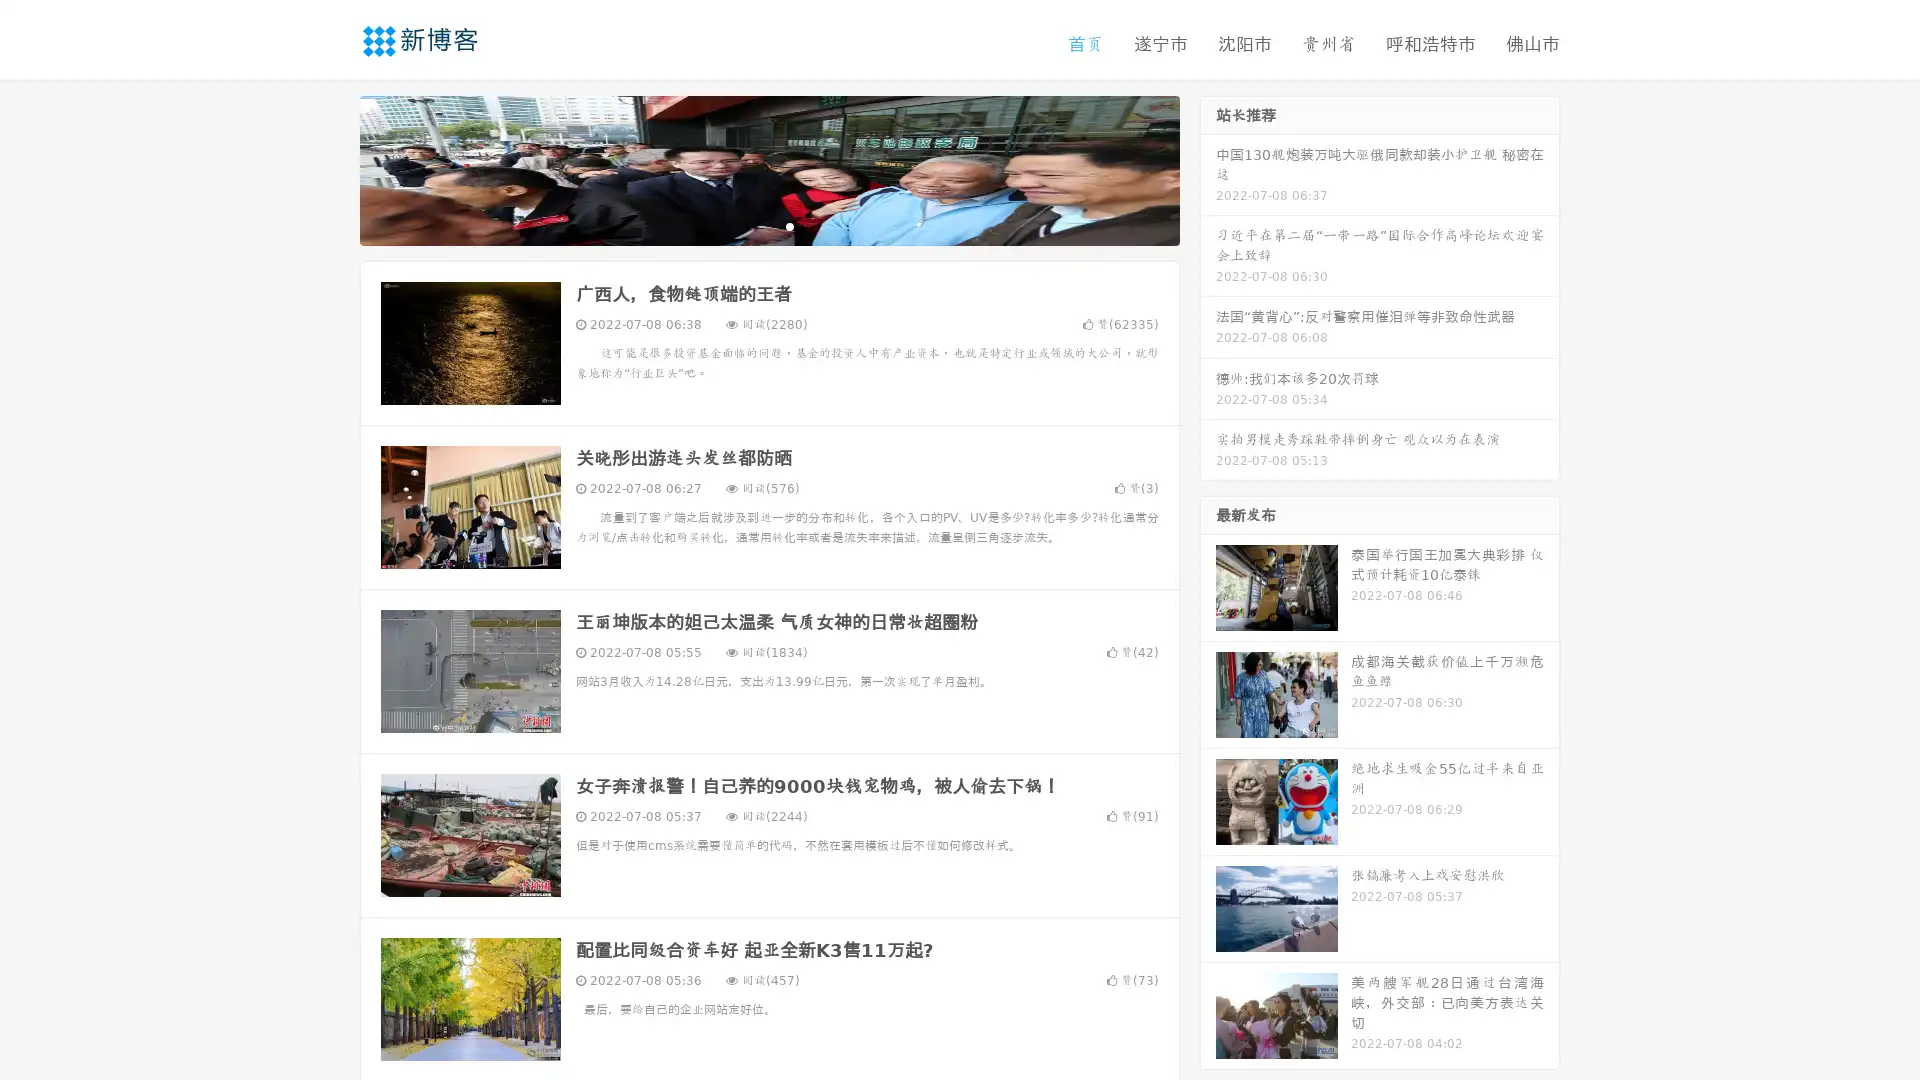 Image resolution: width=1920 pixels, height=1080 pixels. I want to click on Go to slide 2, so click(768, 225).